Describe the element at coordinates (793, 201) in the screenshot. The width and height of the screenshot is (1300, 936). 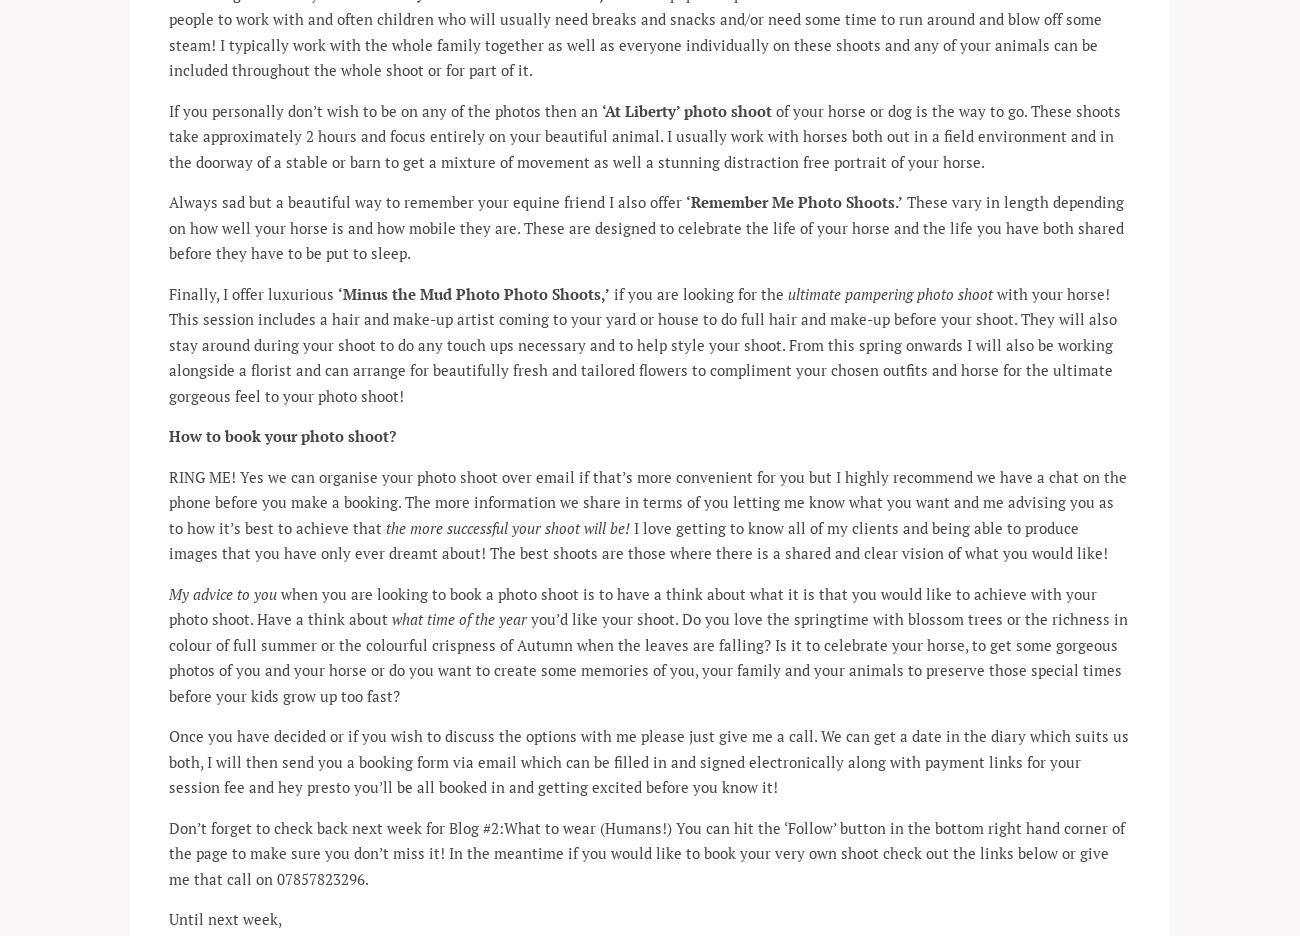
I see `'‘Remember Me Photo Shoots.’'` at that location.